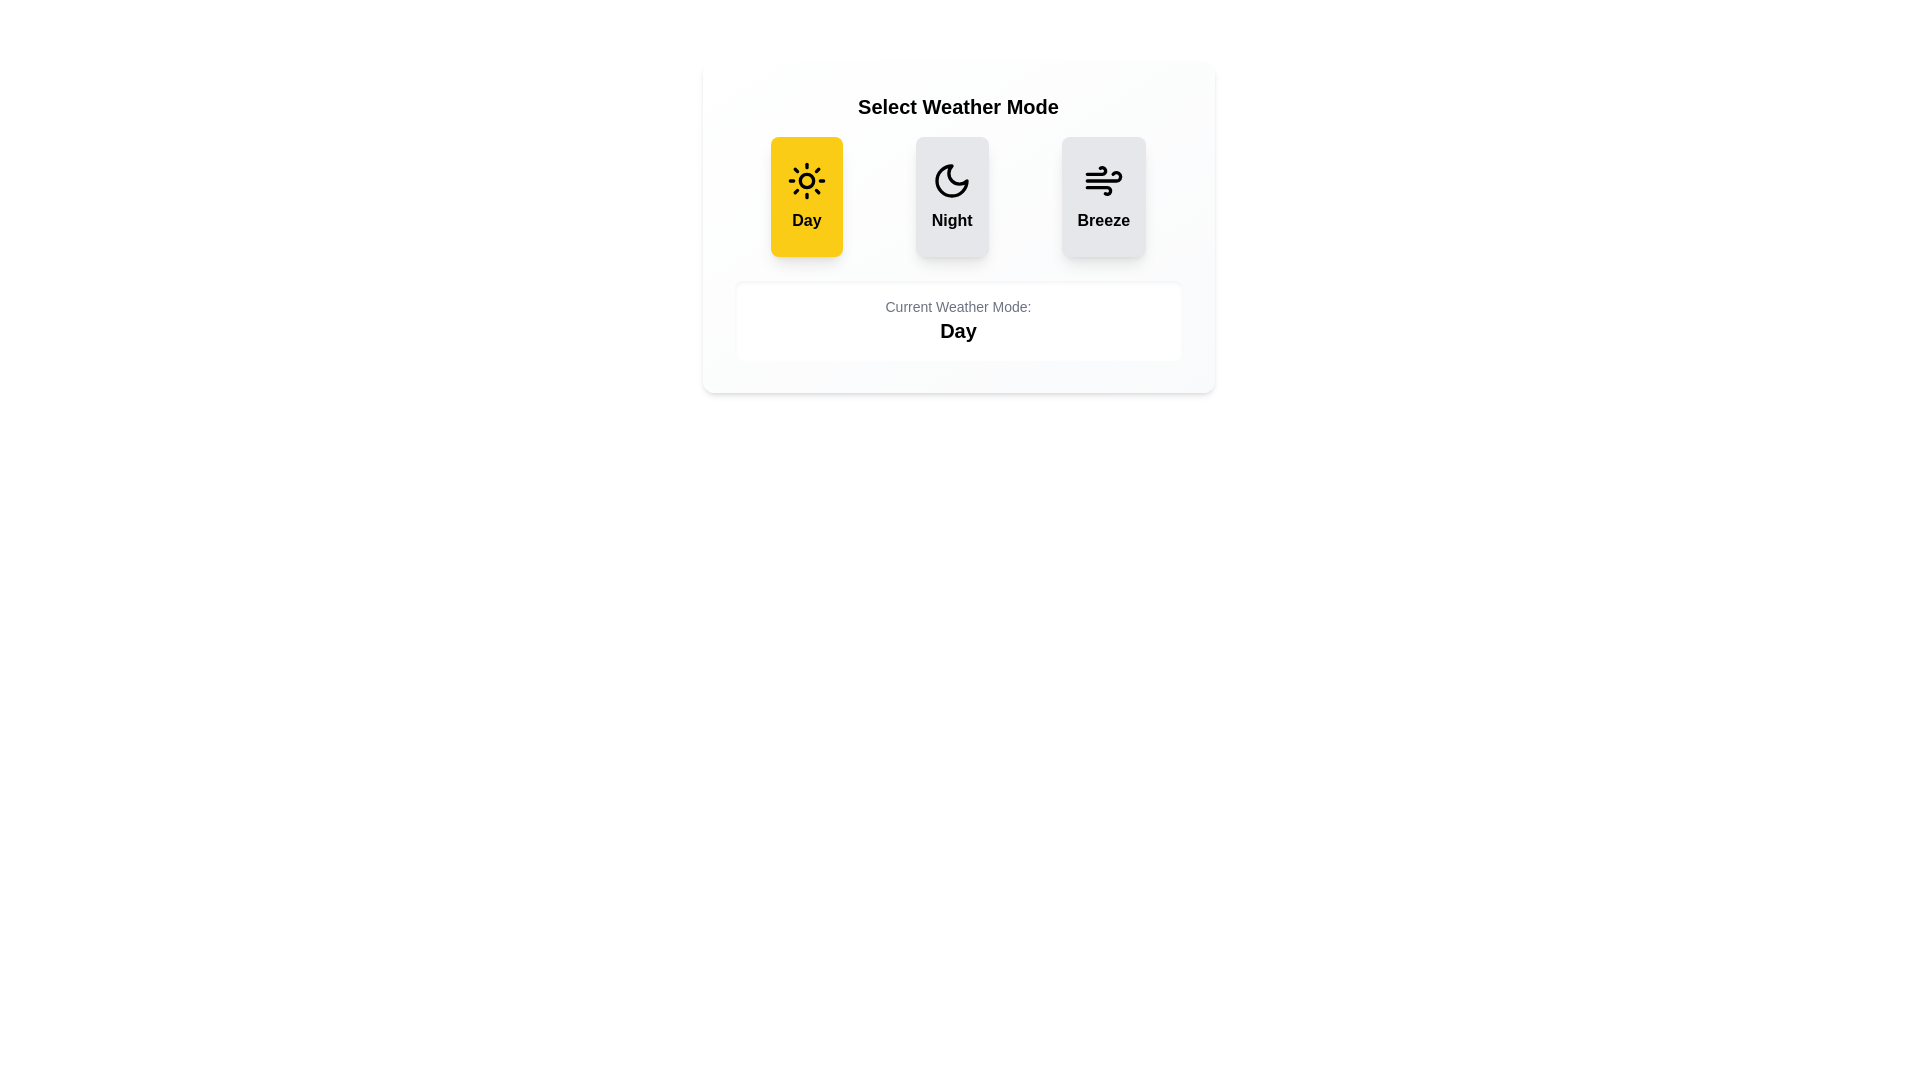 The height and width of the screenshot is (1080, 1920). Describe the element at coordinates (951, 196) in the screenshot. I see `the weather mode Night by clicking on the corresponding button` at that location.